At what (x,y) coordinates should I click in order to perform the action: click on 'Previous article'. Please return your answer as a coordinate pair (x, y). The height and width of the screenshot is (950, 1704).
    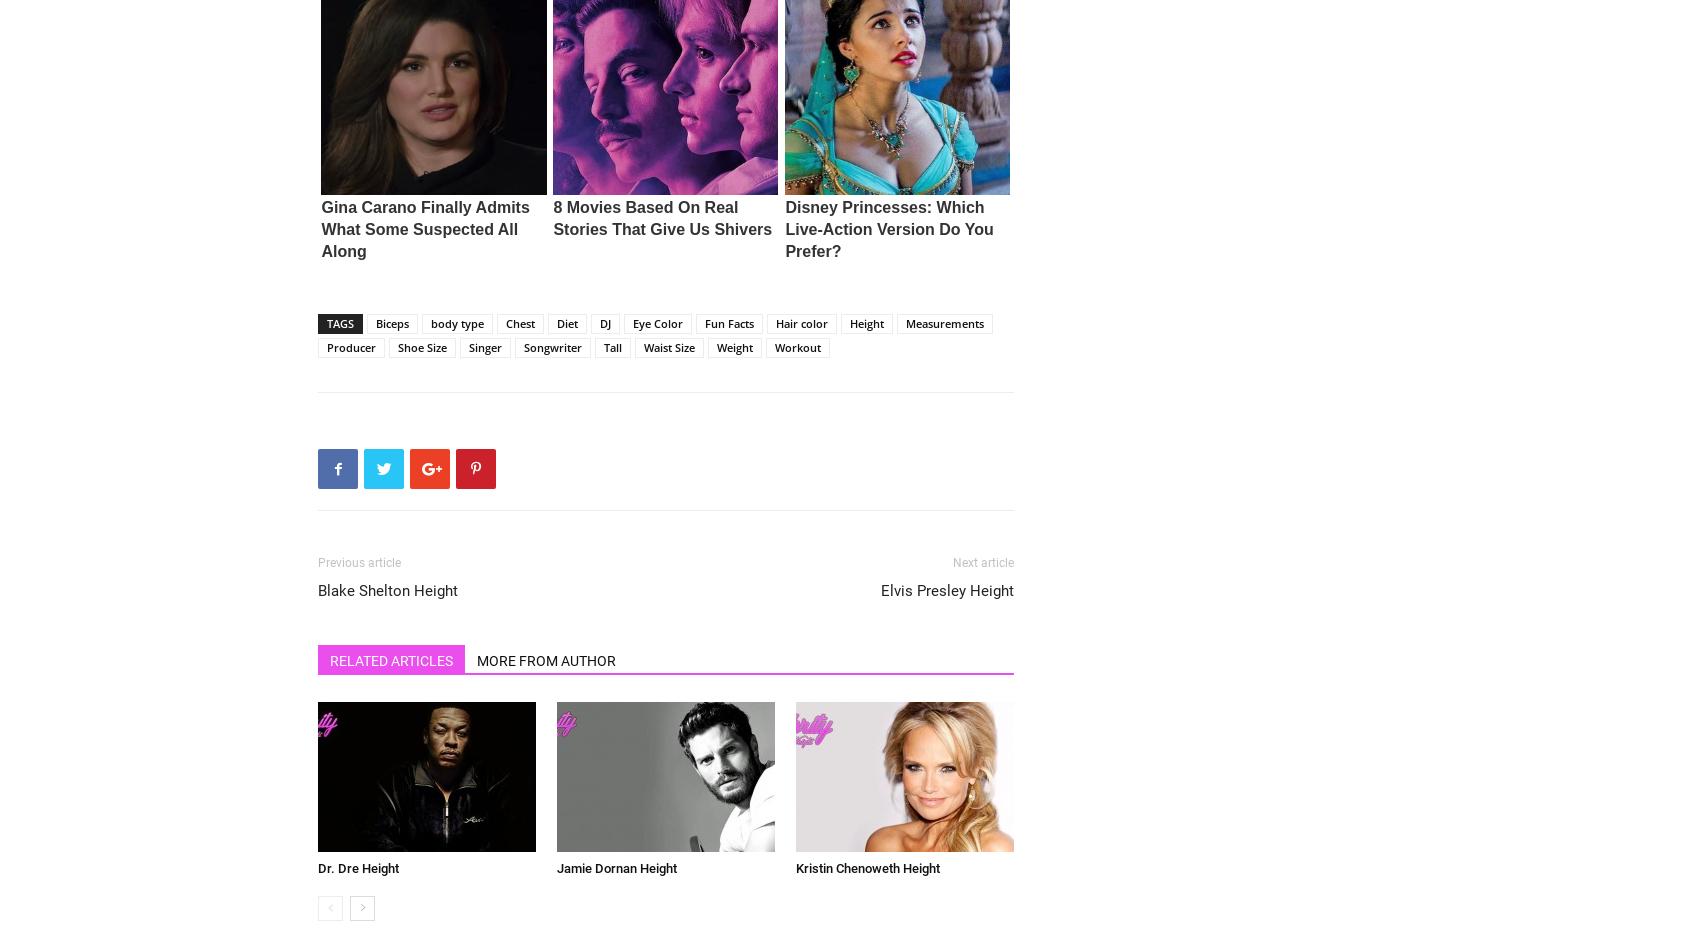
    Looking at the image, I should click on (358, 562).